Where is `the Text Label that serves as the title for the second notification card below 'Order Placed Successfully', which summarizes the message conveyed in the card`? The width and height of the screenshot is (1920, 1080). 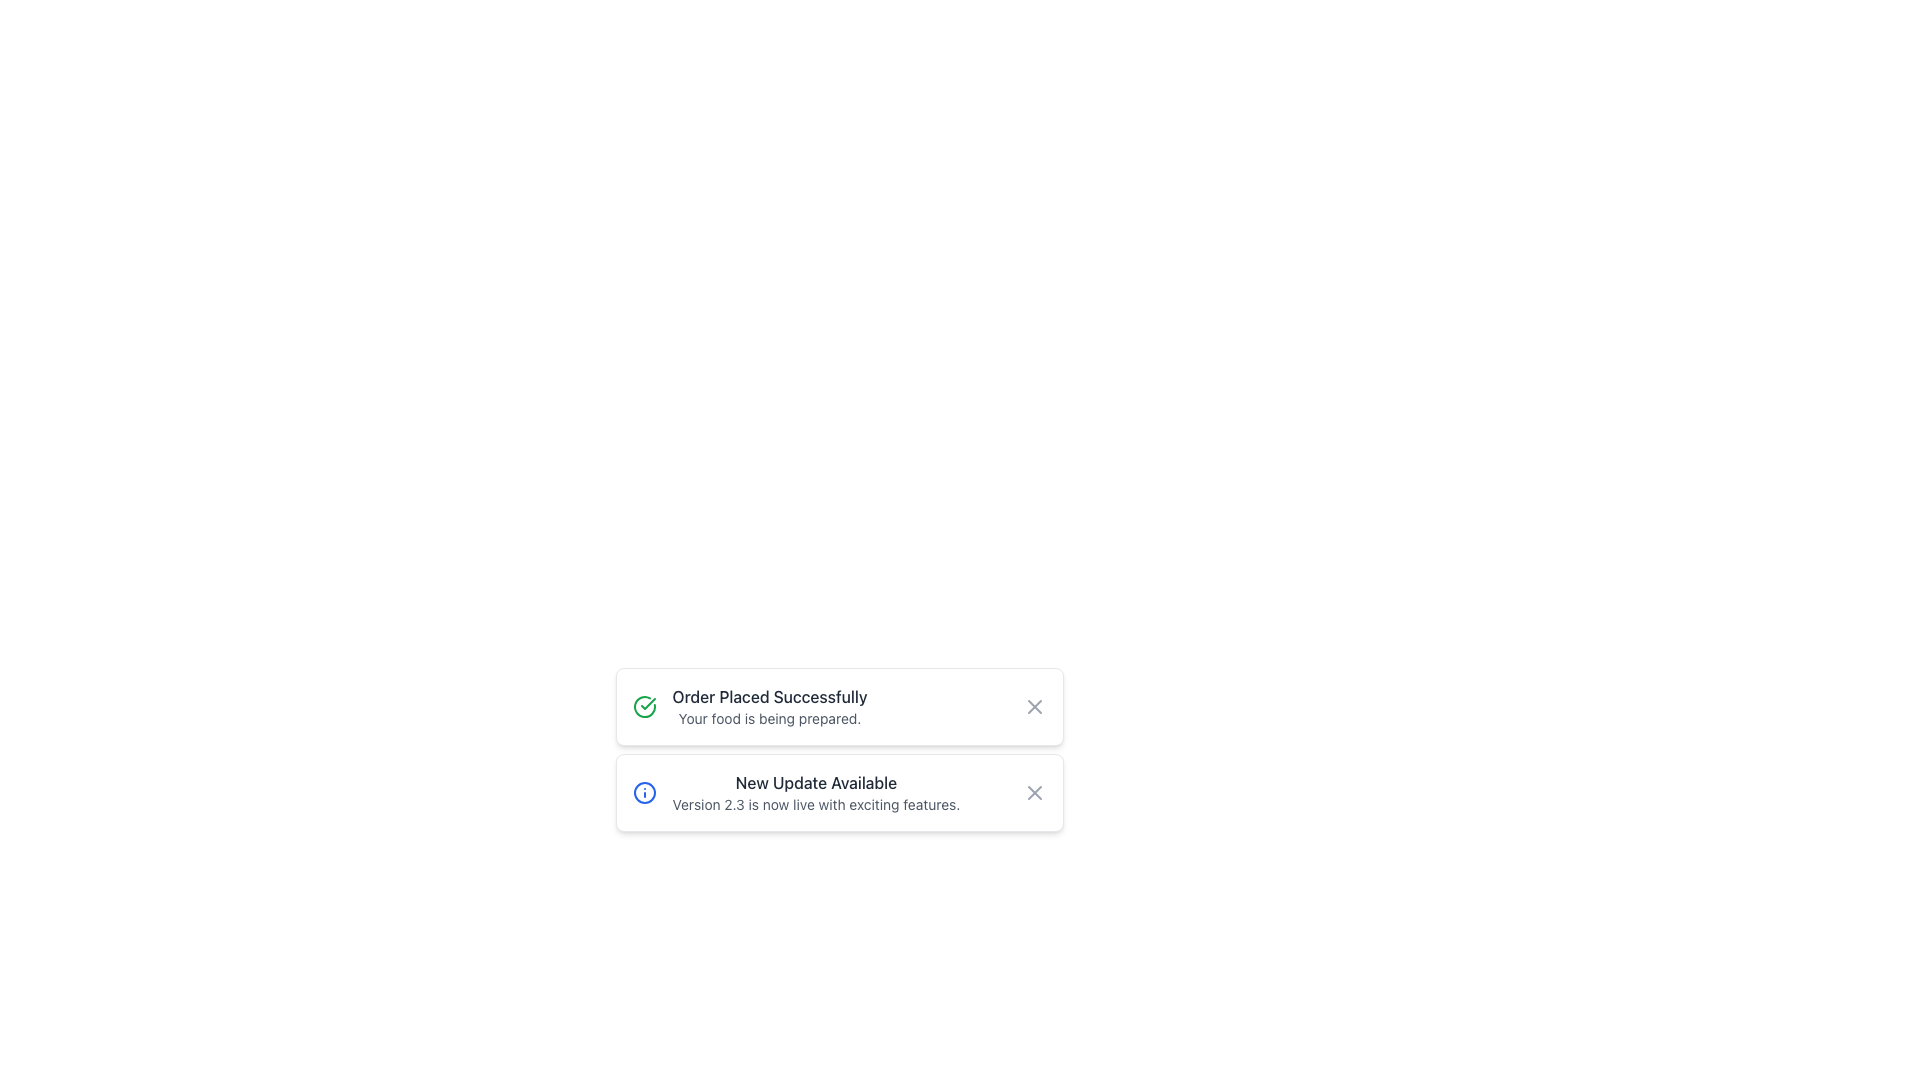 the Text Label that serves as the title for the second notification card below 'Order Placed Successfully', which summarizes the message conveyed in the card is located at coordinates (816, 782).